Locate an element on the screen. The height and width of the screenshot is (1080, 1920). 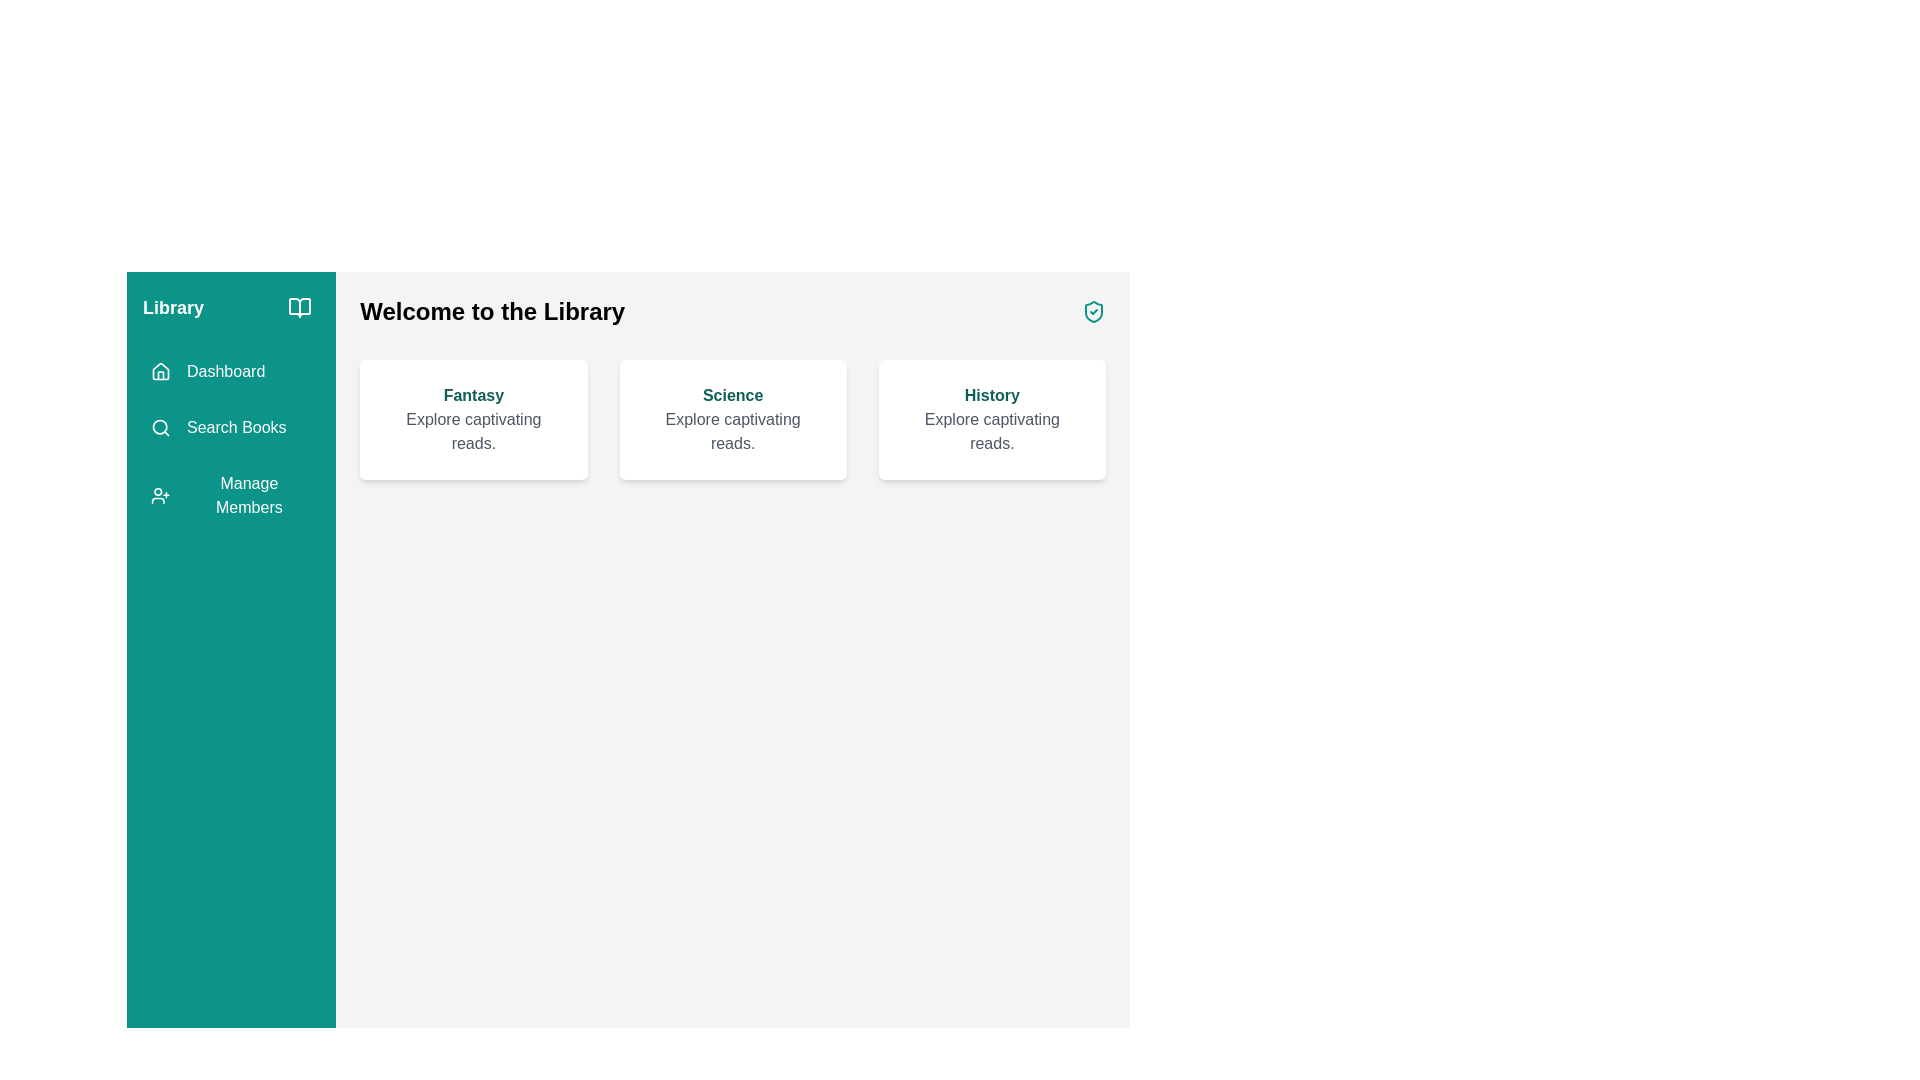
text label that serves as the title for the 'History' card, which is located at the top of the rightmost card in a row of three cards in the Library application interface is located at coordinates (992, 396).